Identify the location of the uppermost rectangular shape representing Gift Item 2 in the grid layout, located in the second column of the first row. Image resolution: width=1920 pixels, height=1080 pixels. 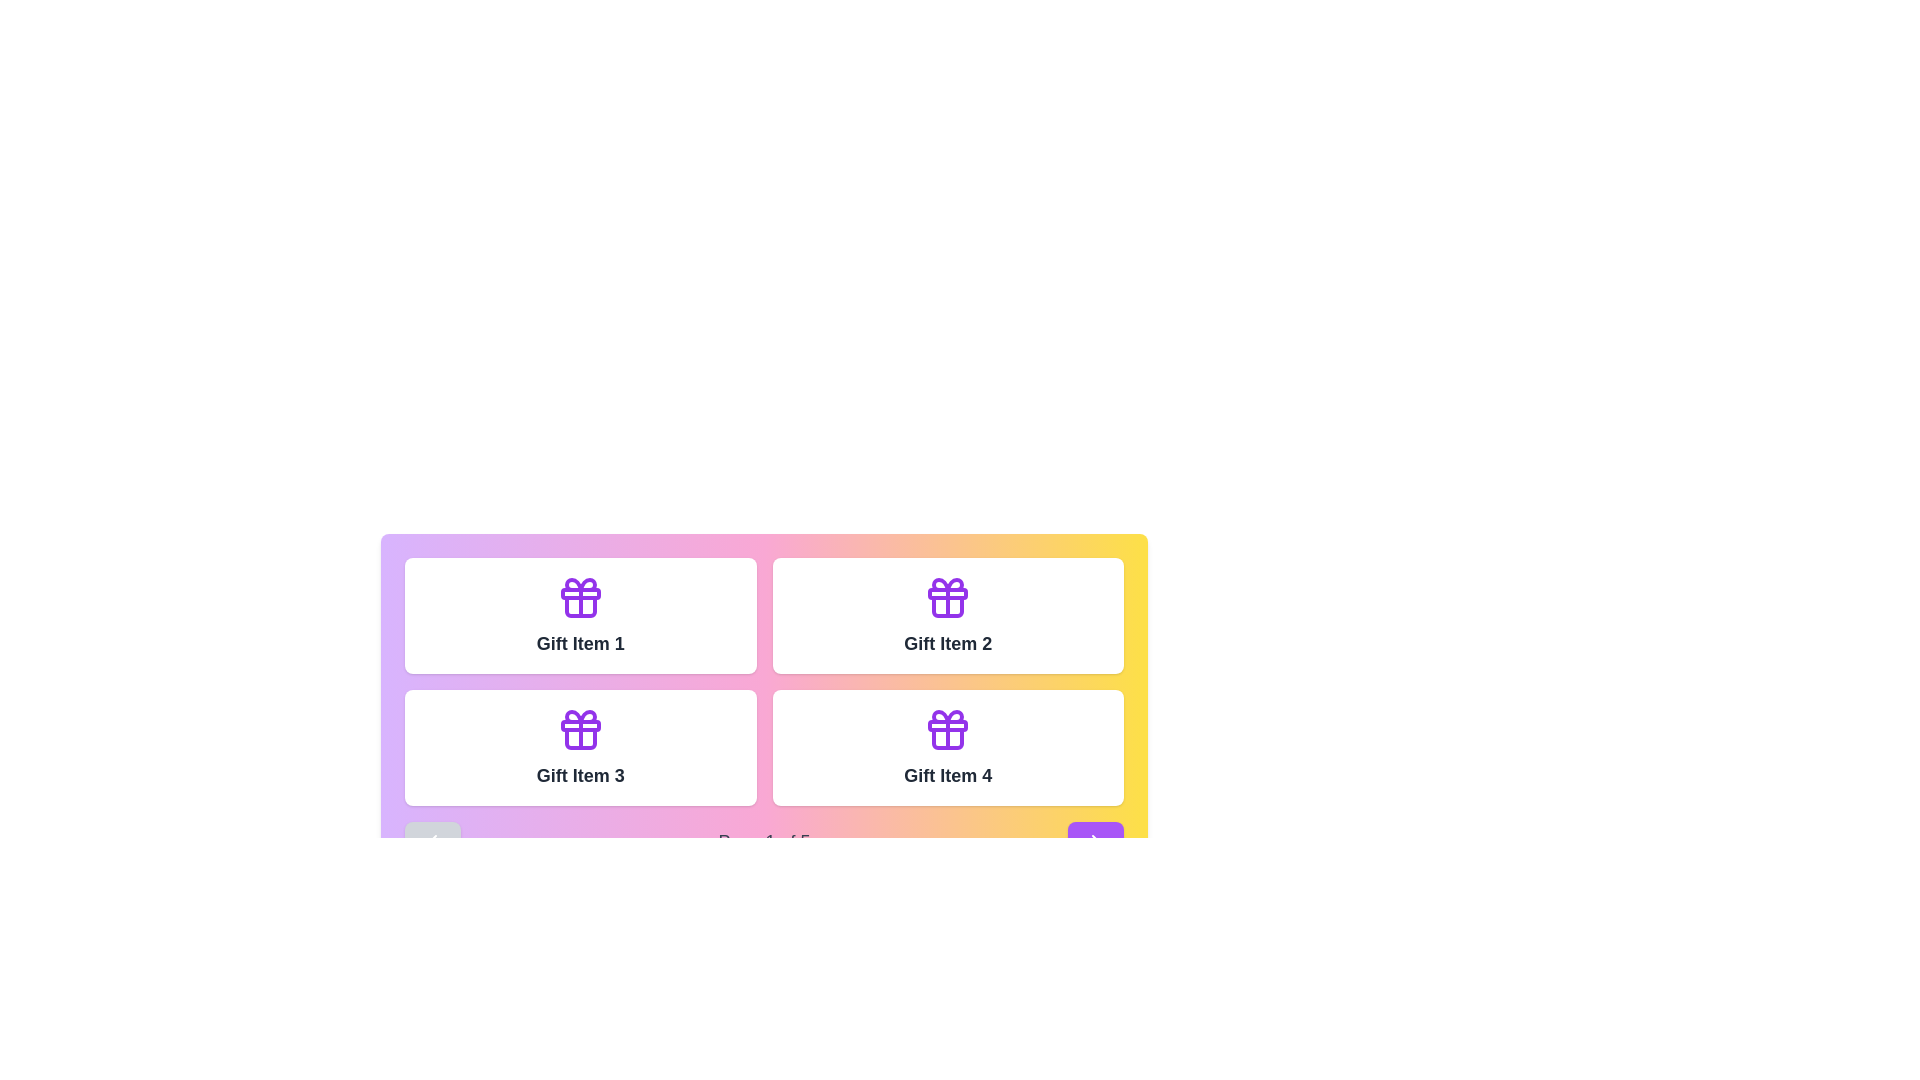
(947, 593).